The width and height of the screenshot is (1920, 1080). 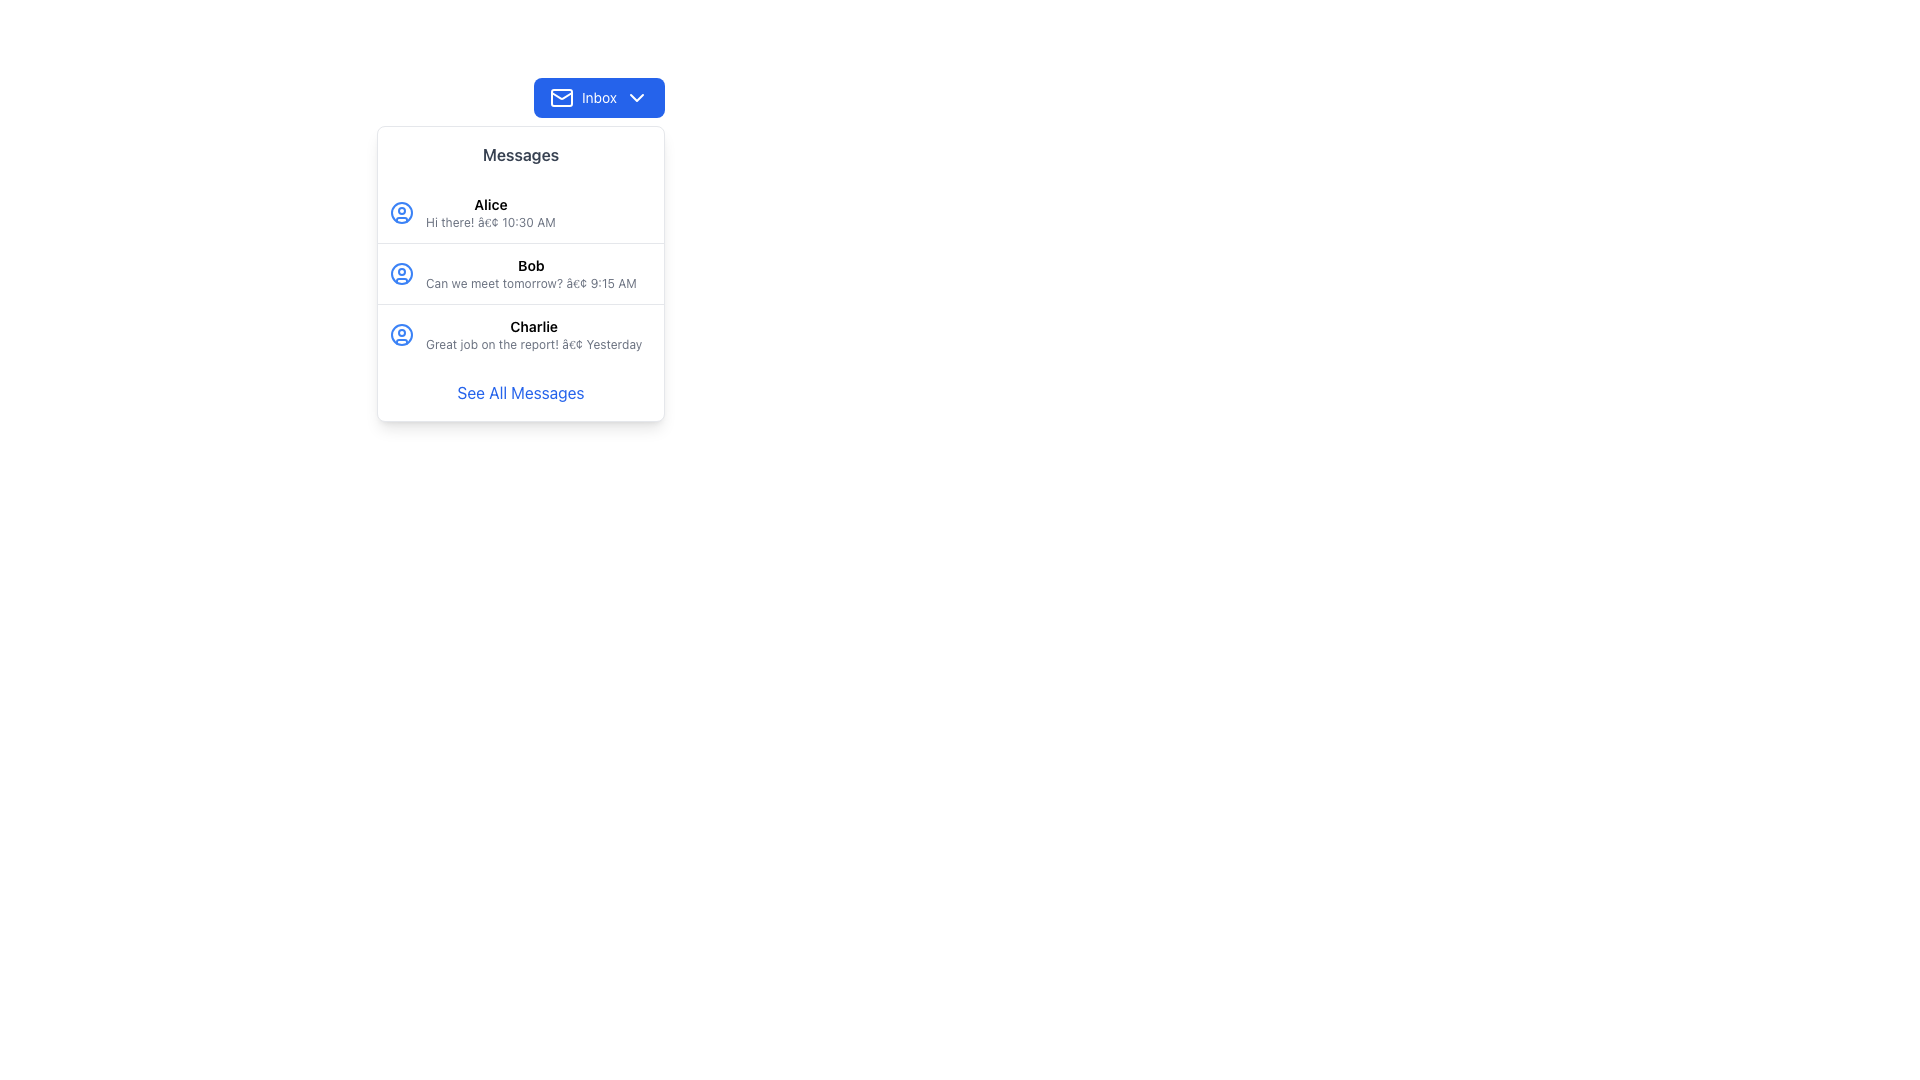 What do you see at coordinates (598, 97) in the screenshot?
I see `the blue rectangular button labeled 'Inbox' with an envelope icon and a downward-facing arrow` at bounding box center [598, 97].